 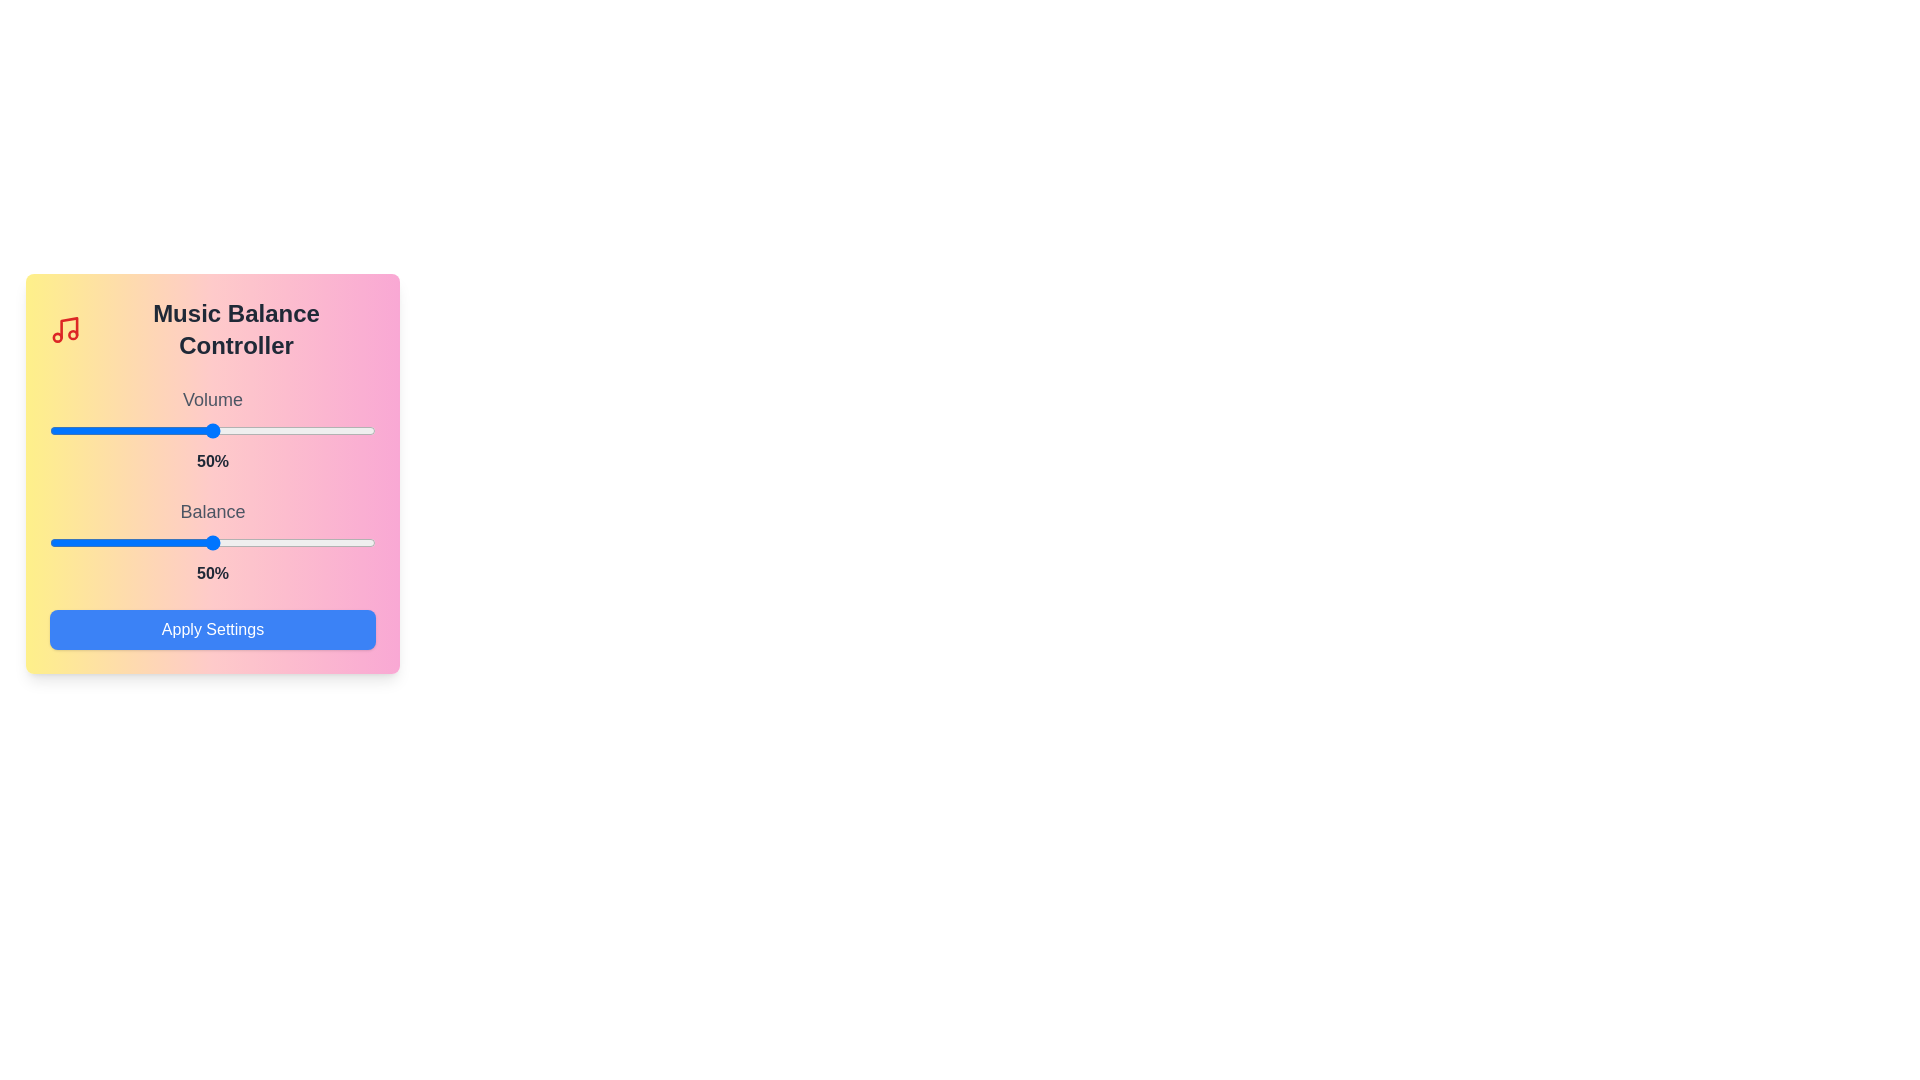 I want to click on the volume slider to set the volume to 98%, so click(x=369, y=430).